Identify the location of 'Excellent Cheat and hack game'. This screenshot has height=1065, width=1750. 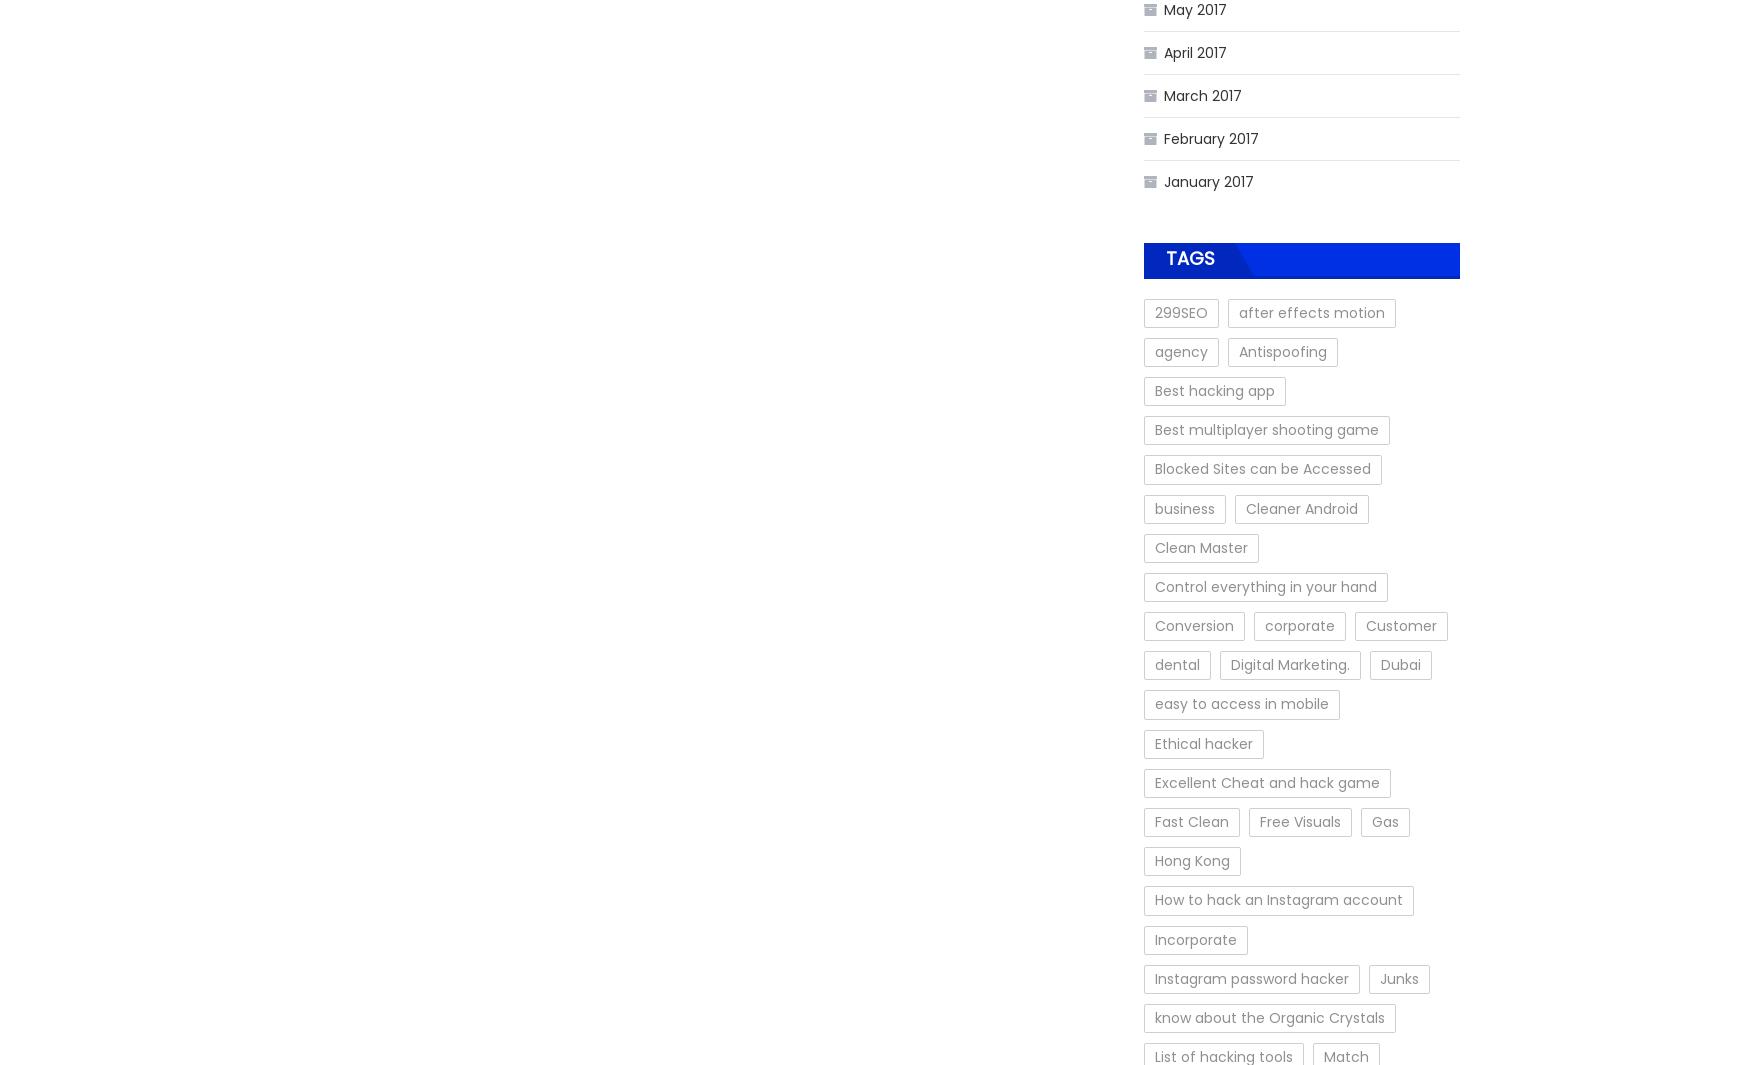
(1154, 782).